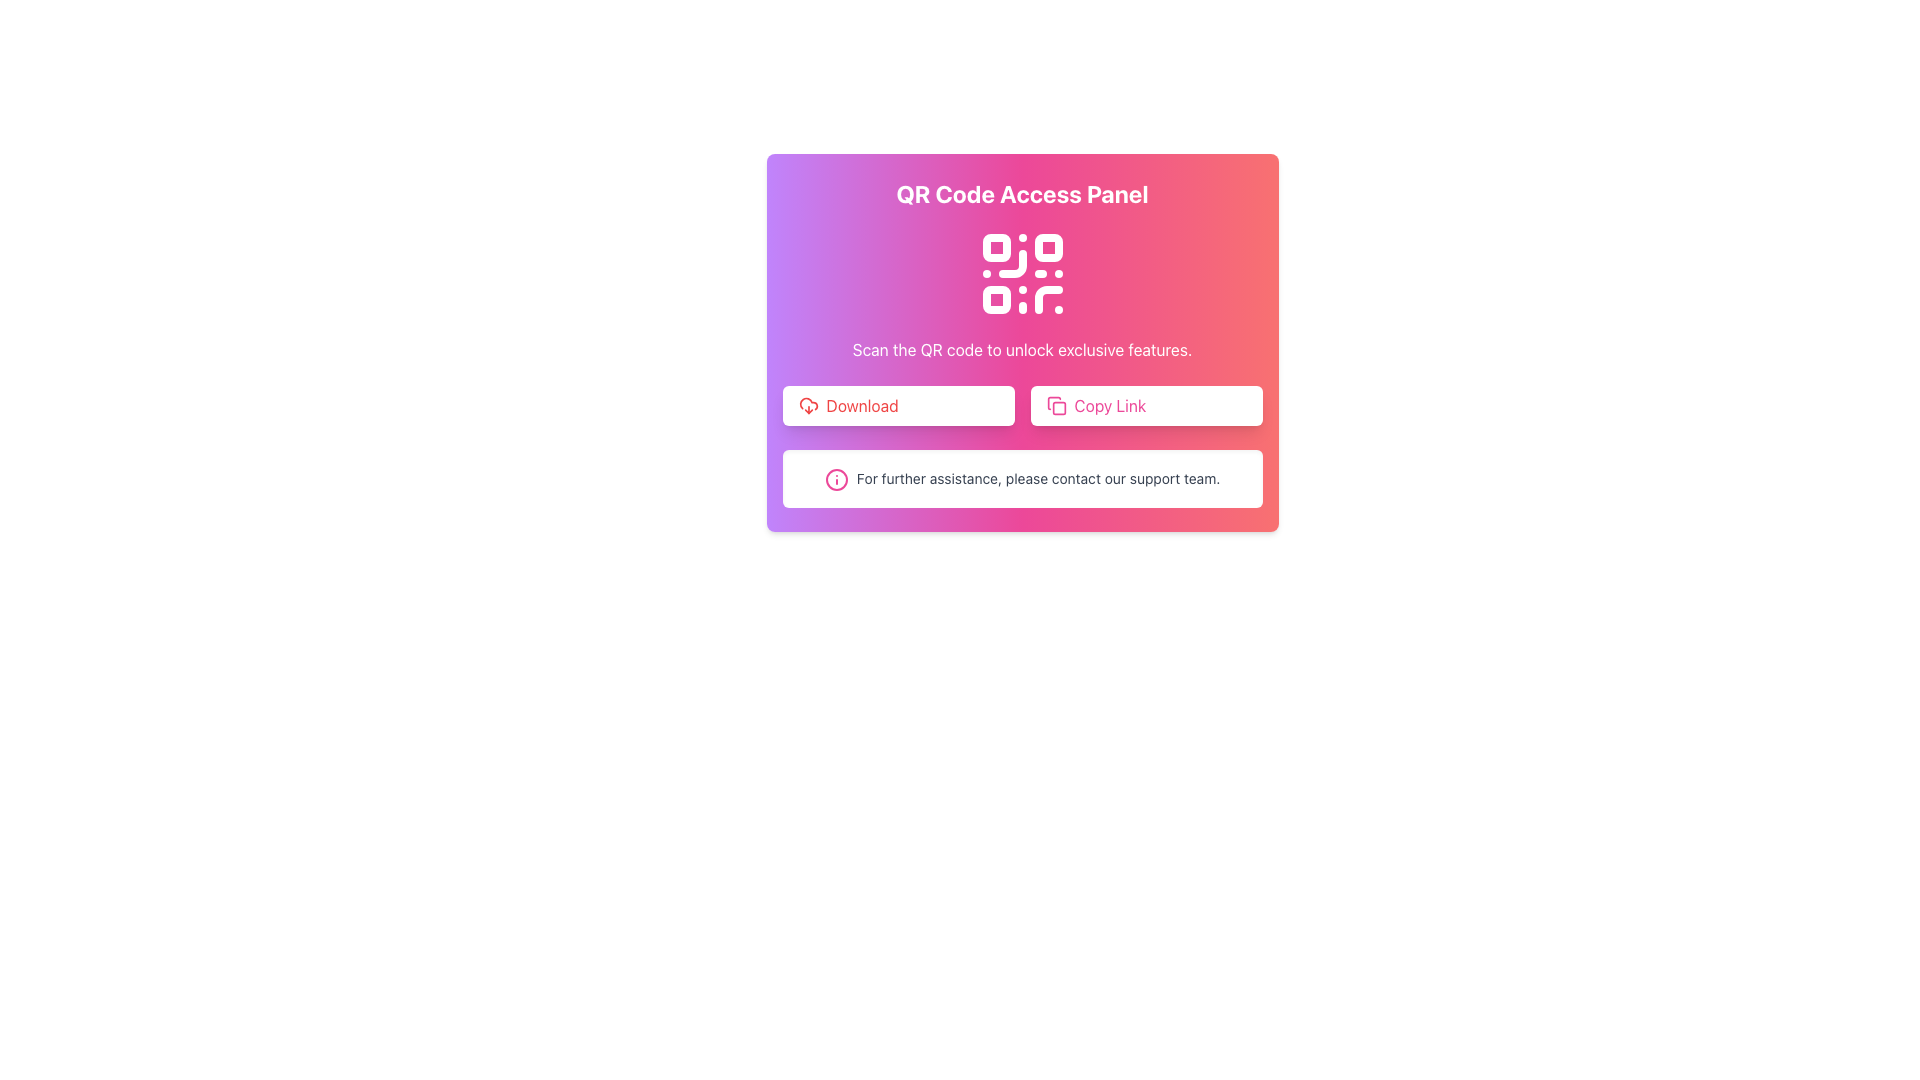 The width and height of the screenshot is (1920, 1080). What do you see at coordinates (897, 405) in the screenshot?
I see `the 'Download' button located in the left half of the layout, positioned below the QR code section, to initiate a file download` at bounding box center [897, 405].